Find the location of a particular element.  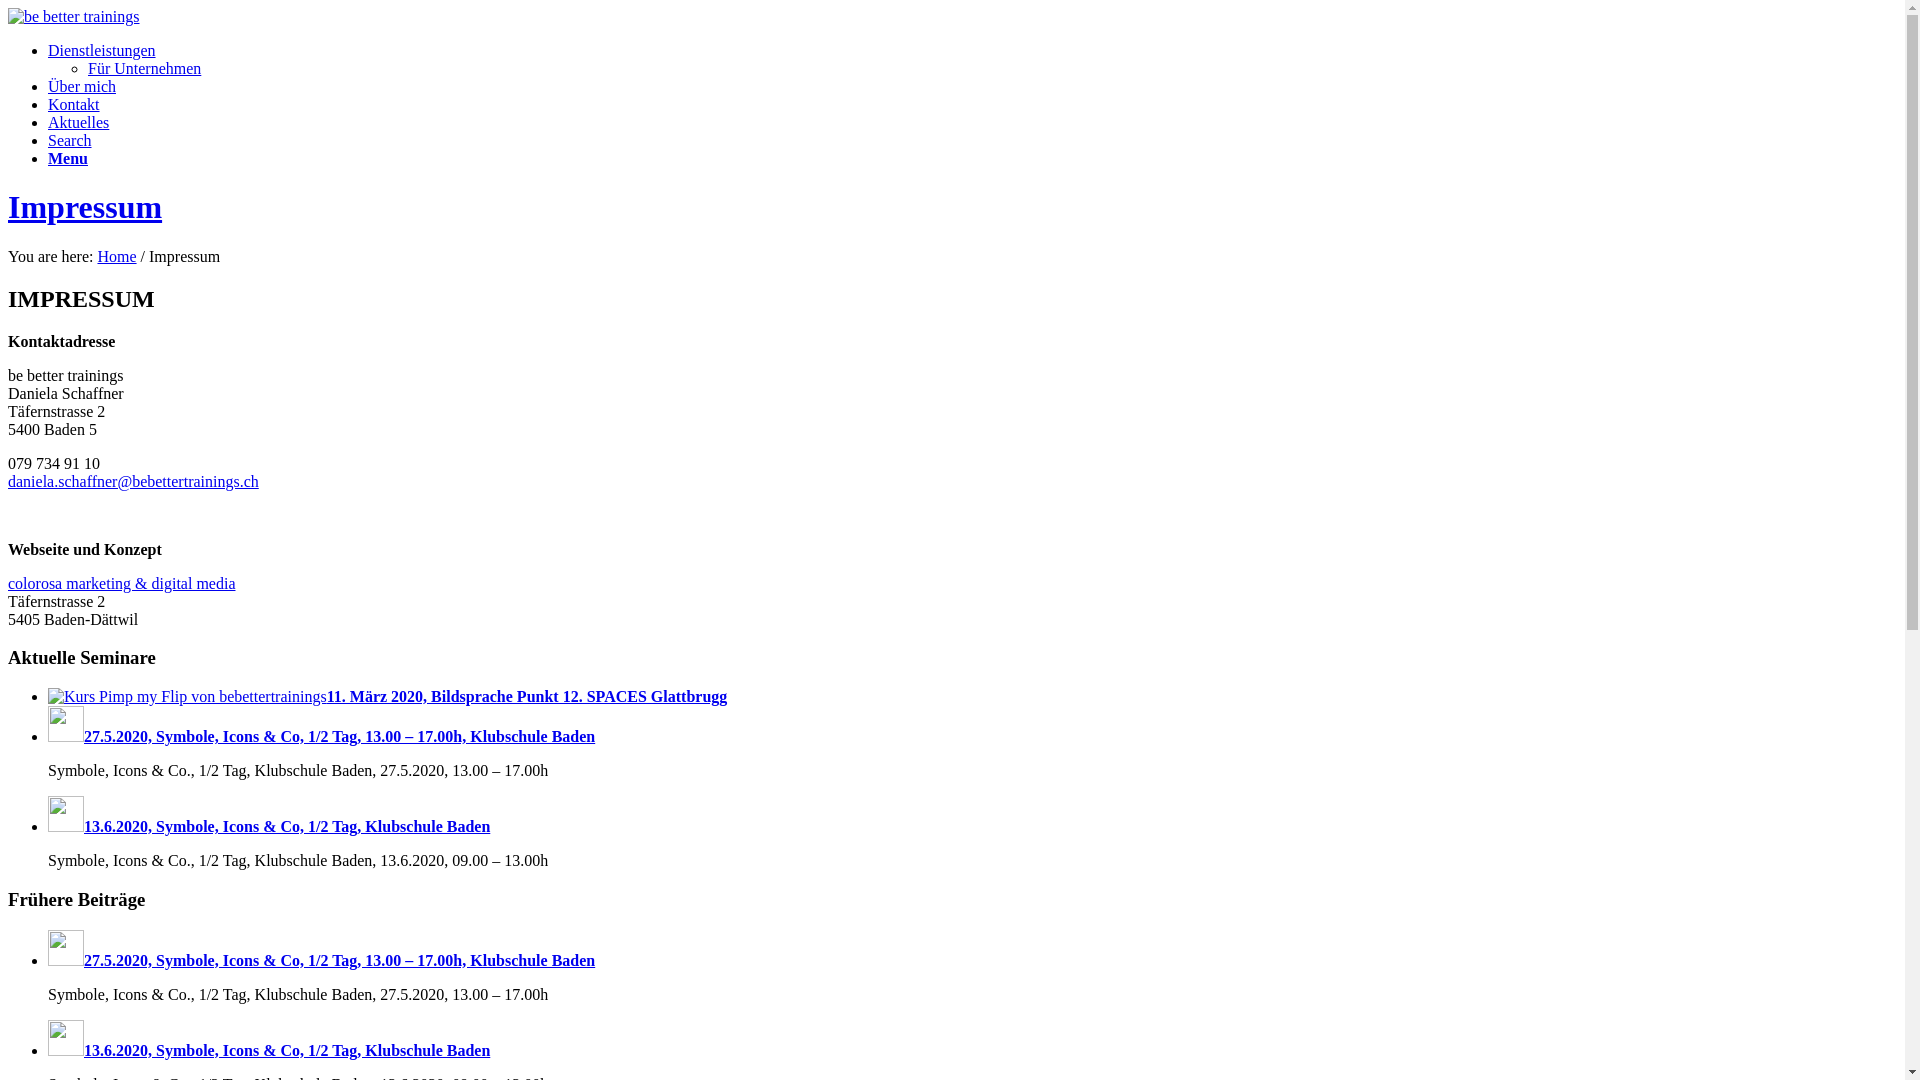

'Search' is located at coordinates (70, 139).